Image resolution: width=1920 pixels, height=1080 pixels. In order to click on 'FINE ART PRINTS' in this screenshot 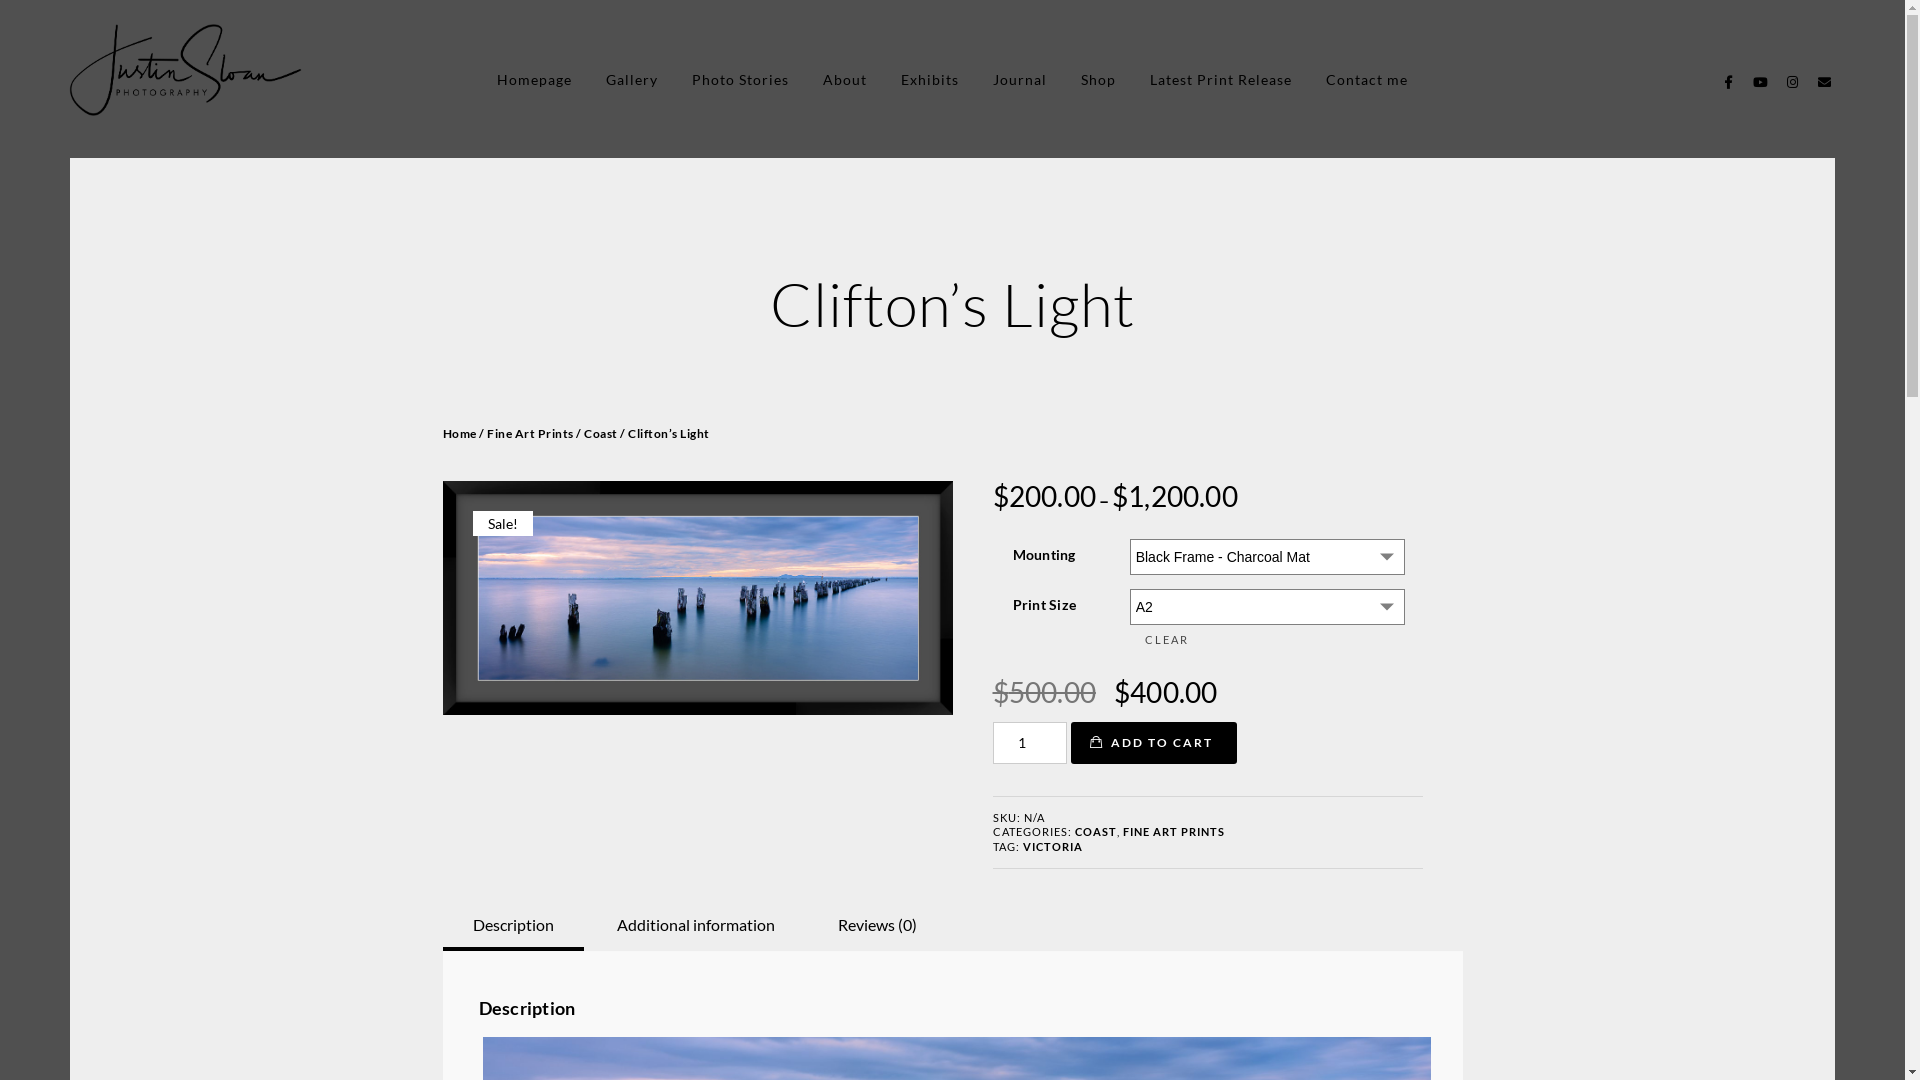, I will do `click(1172, 831)`.